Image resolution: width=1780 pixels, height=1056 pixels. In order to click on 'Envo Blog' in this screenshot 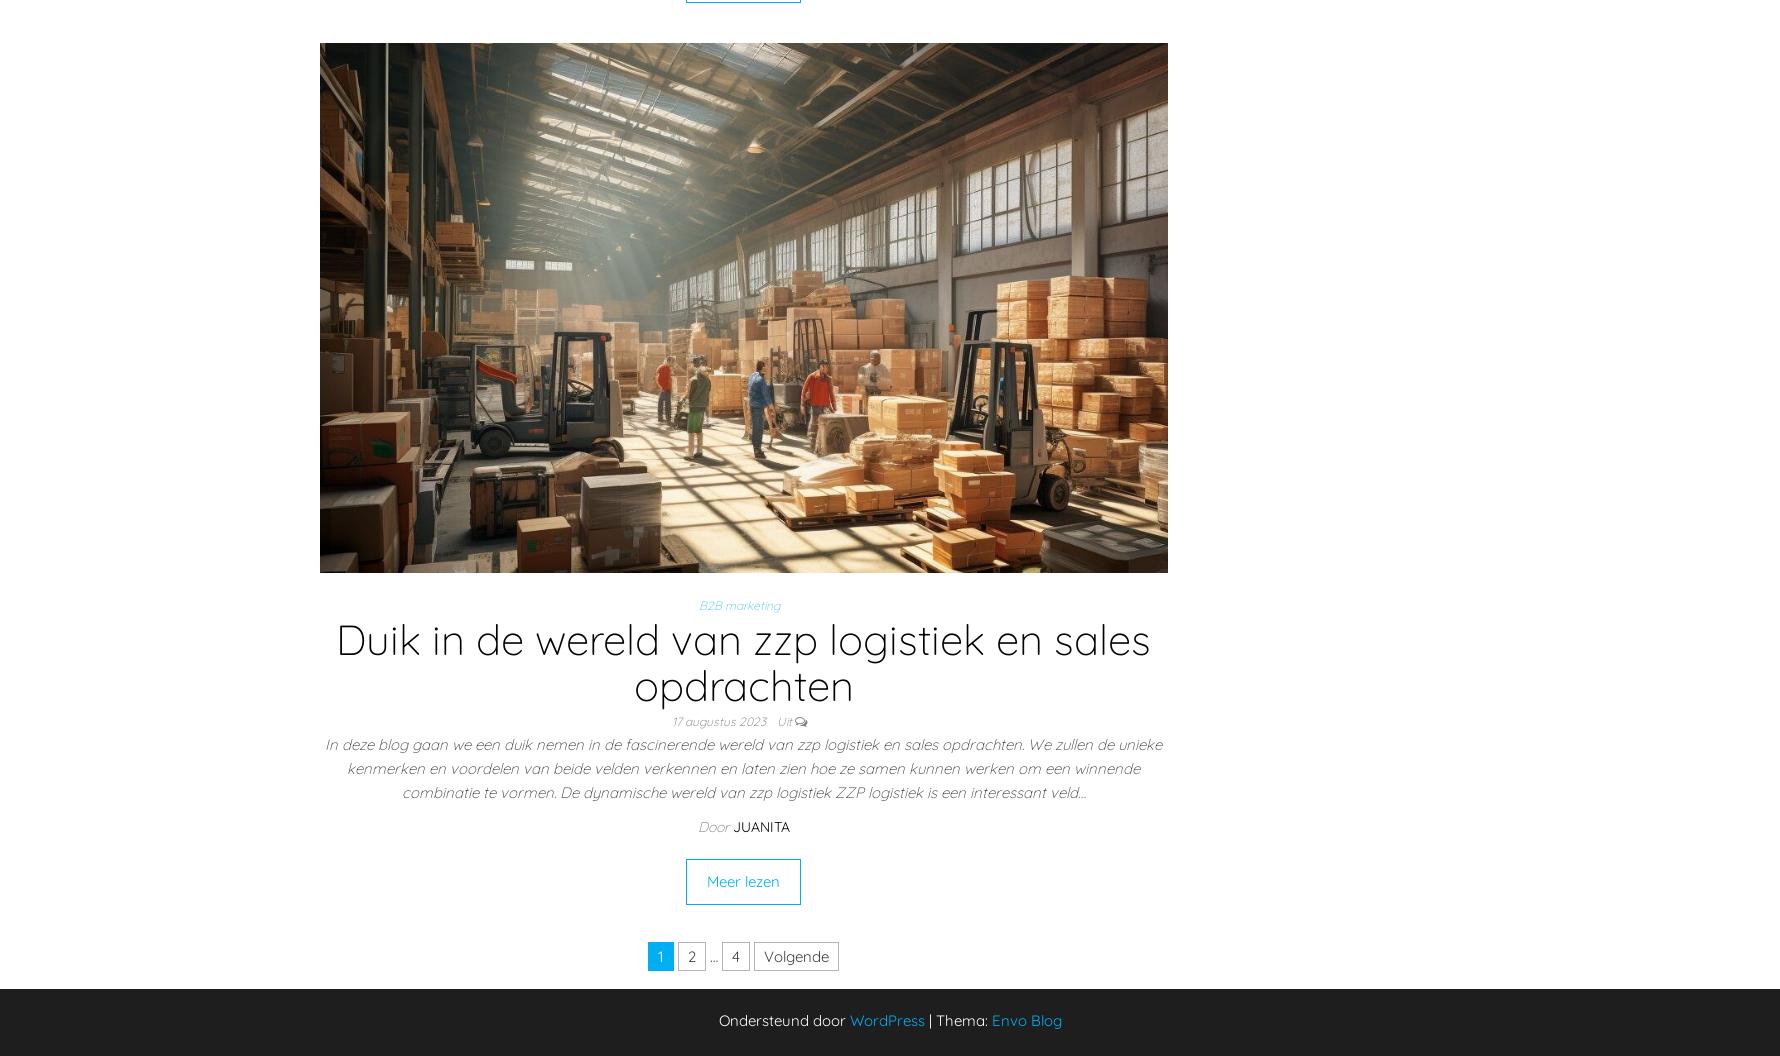, I will do `click(1024, 1019)`.